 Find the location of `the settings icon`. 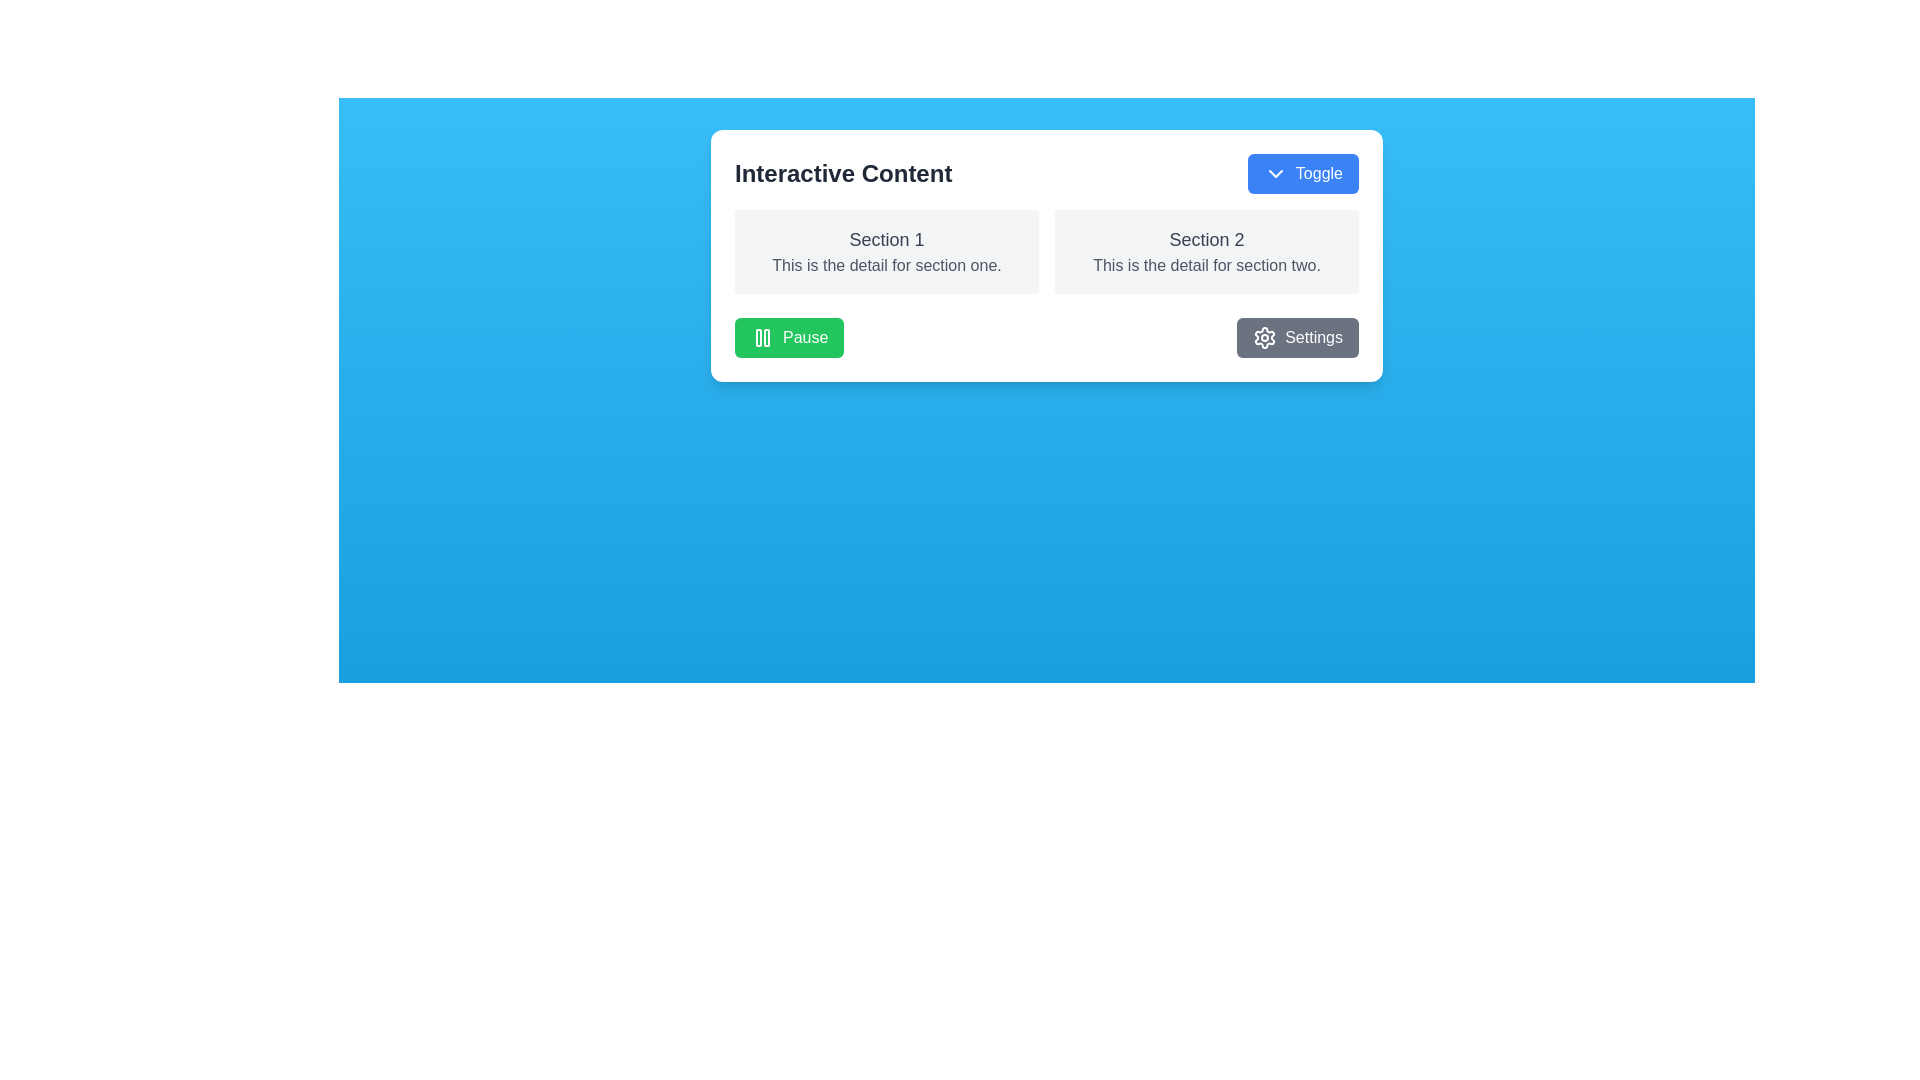

the settings icon is located at coordinates (1264, 337).